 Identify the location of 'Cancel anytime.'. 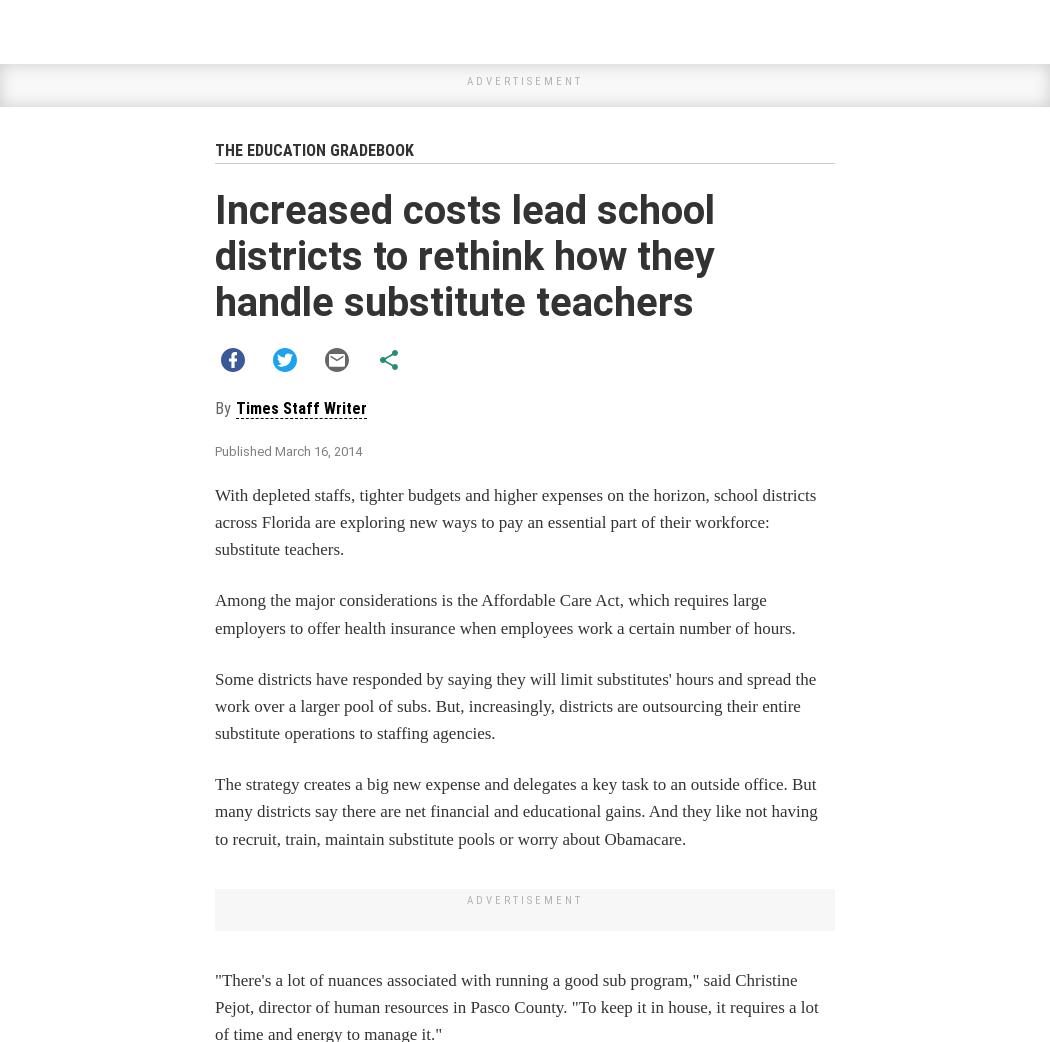
(525, 842).